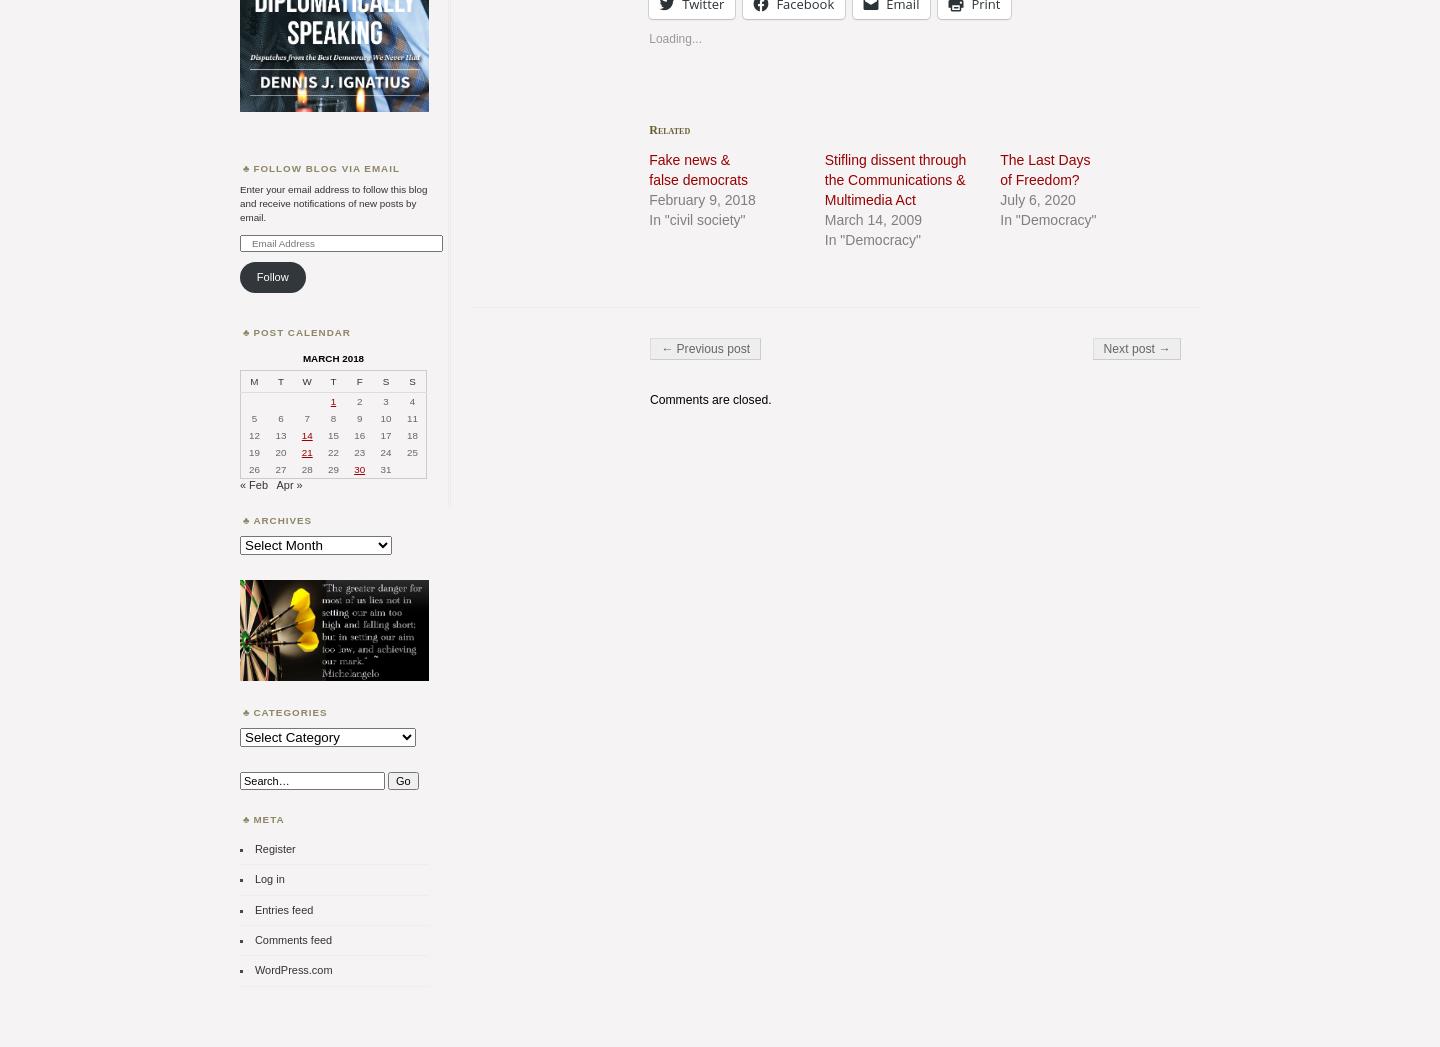  What do you see at coordinates (252, 469) in the screenshot?
I see `'26'` at bounding box center [252, 469].